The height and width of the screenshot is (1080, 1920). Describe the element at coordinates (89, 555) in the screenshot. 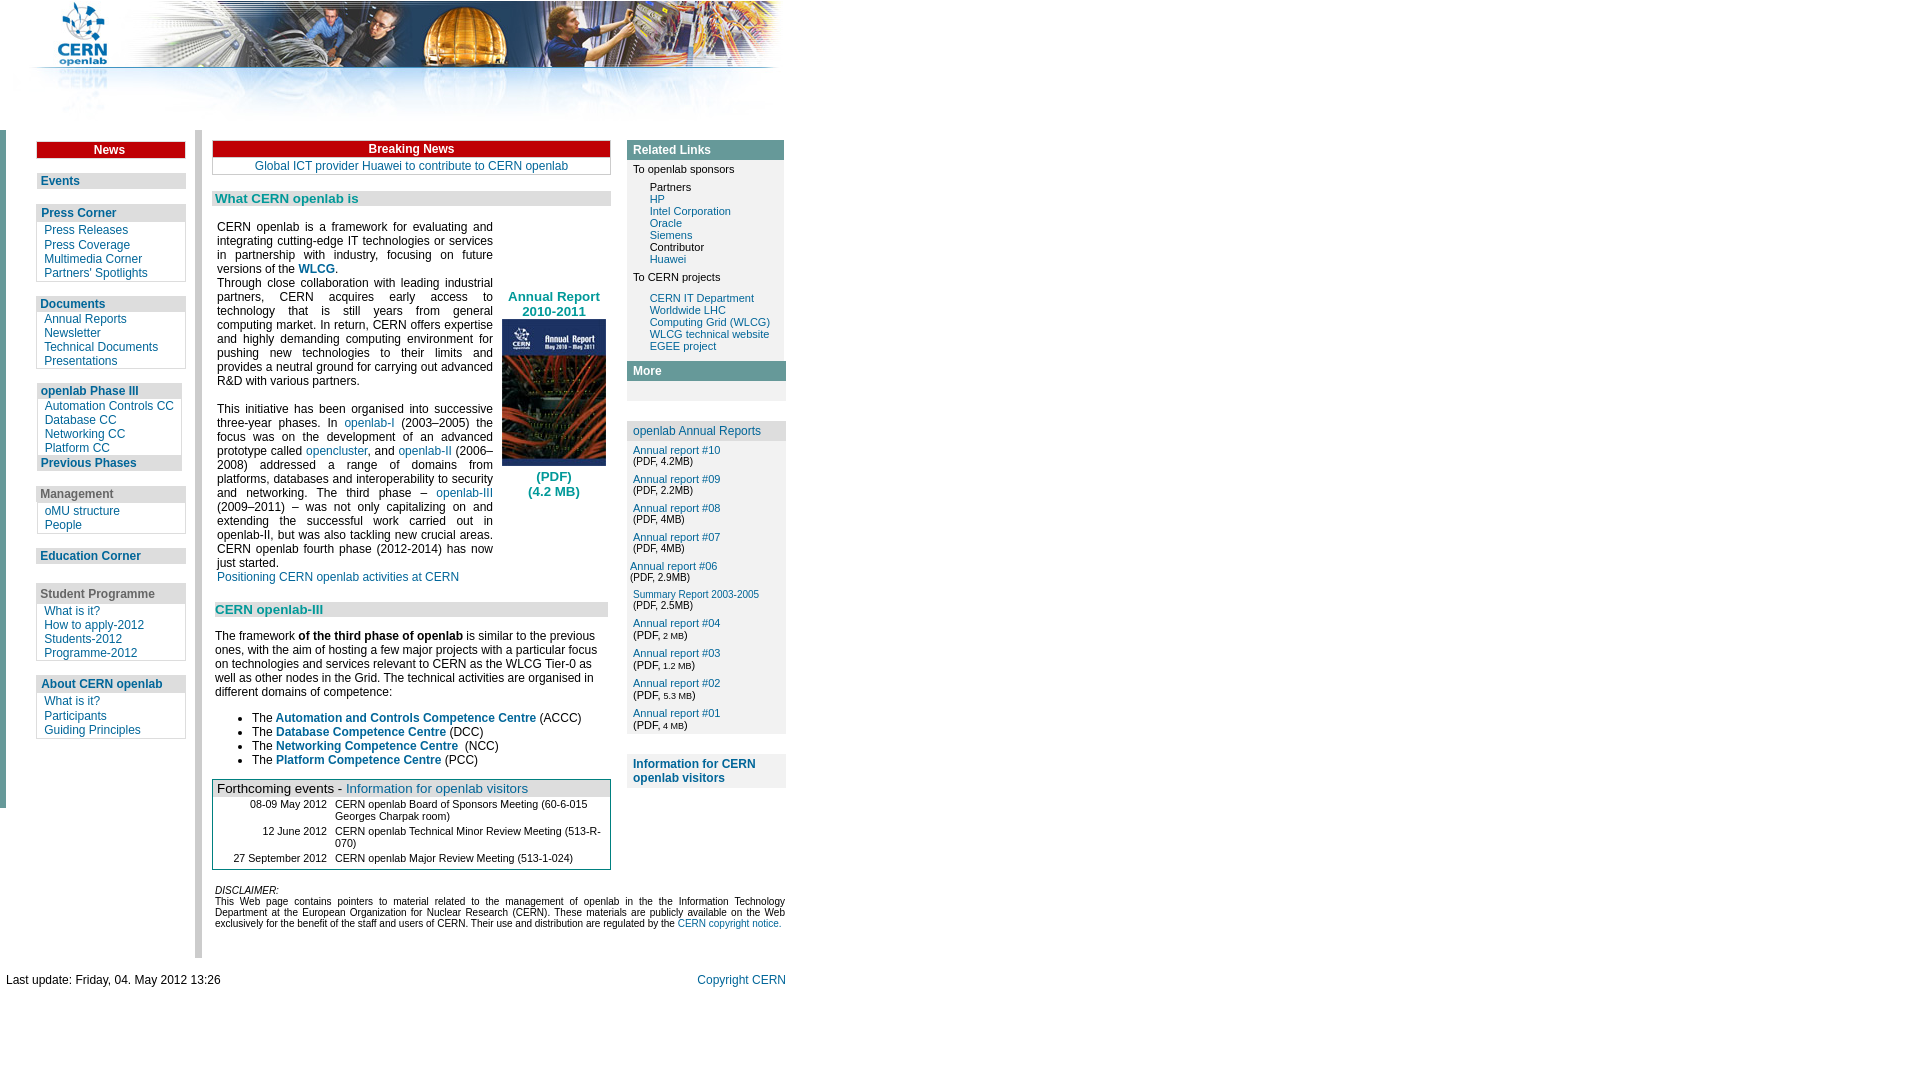

I see `'Education Corner'` at that location.